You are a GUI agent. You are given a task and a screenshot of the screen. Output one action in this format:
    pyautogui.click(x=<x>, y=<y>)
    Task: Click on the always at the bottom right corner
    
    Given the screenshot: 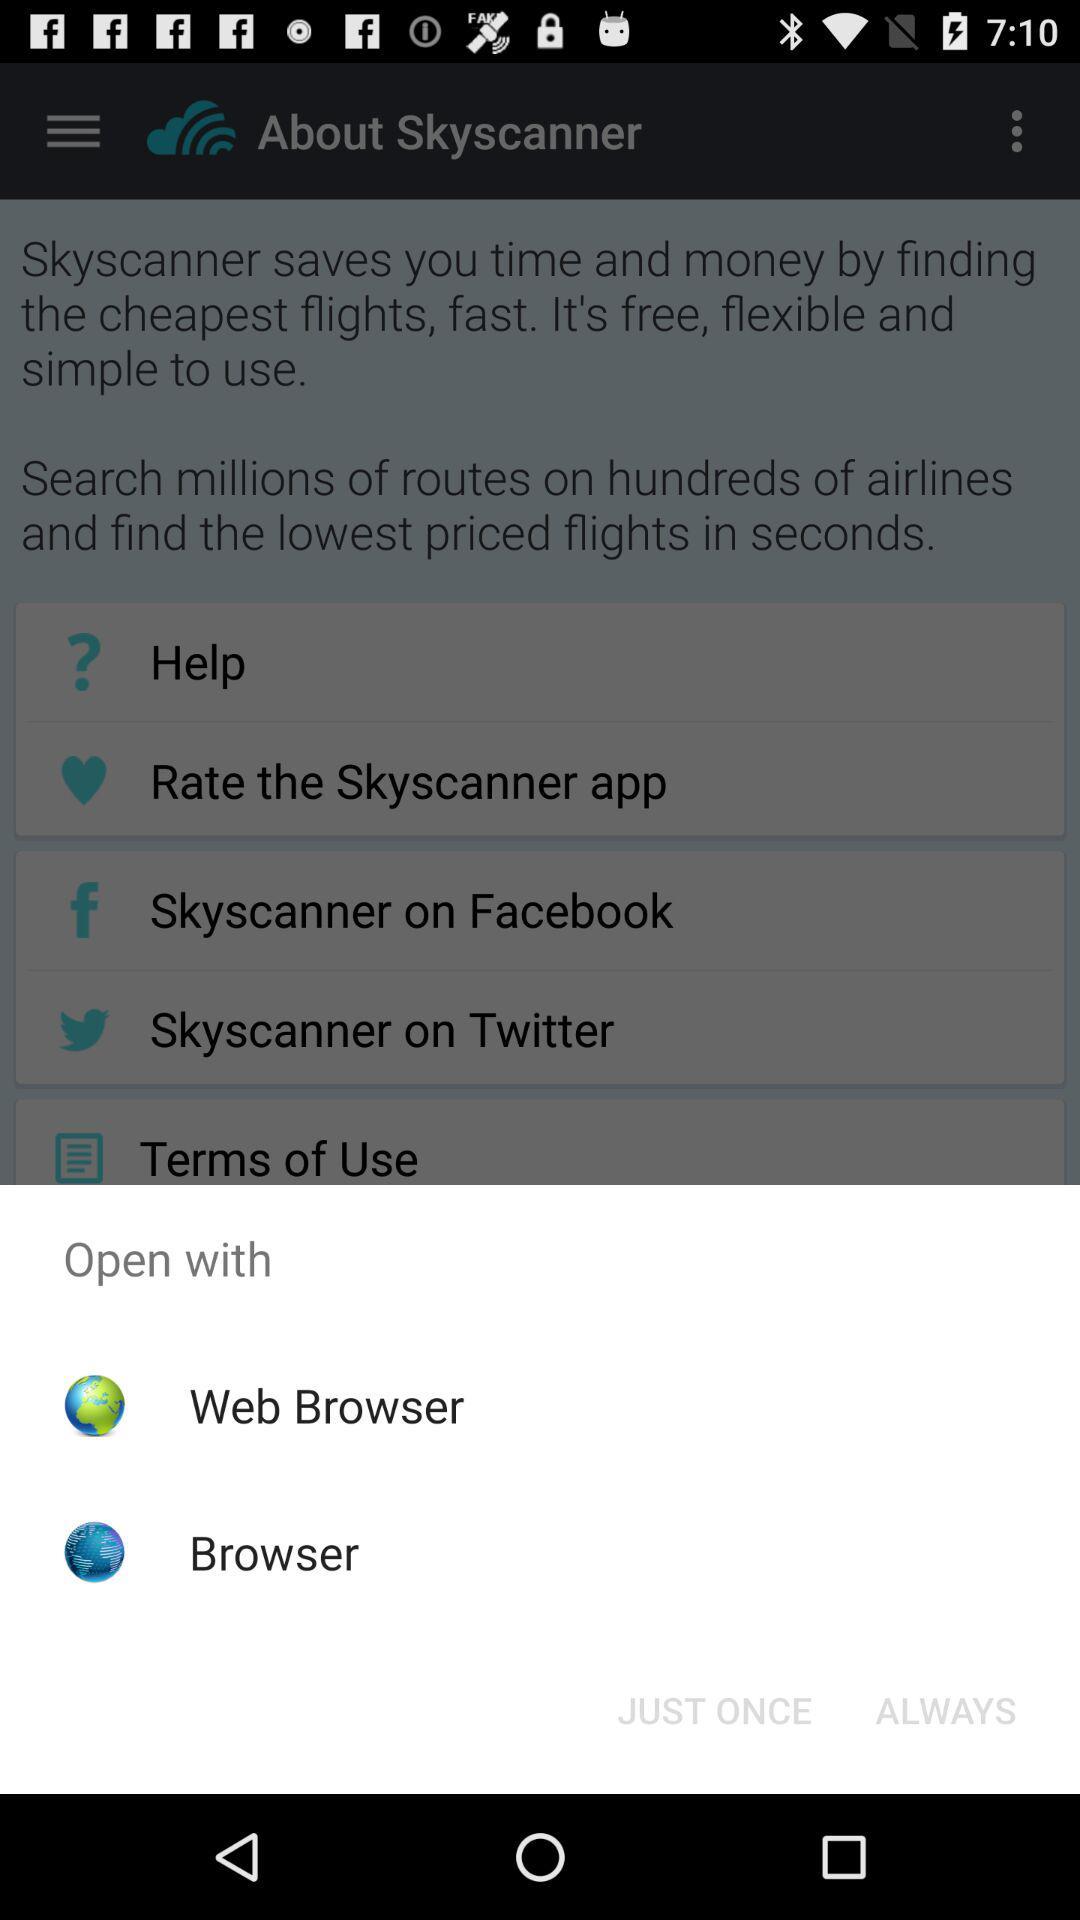 What is the action you would take?
    pyautogui.click(x=945, y=1708)
    